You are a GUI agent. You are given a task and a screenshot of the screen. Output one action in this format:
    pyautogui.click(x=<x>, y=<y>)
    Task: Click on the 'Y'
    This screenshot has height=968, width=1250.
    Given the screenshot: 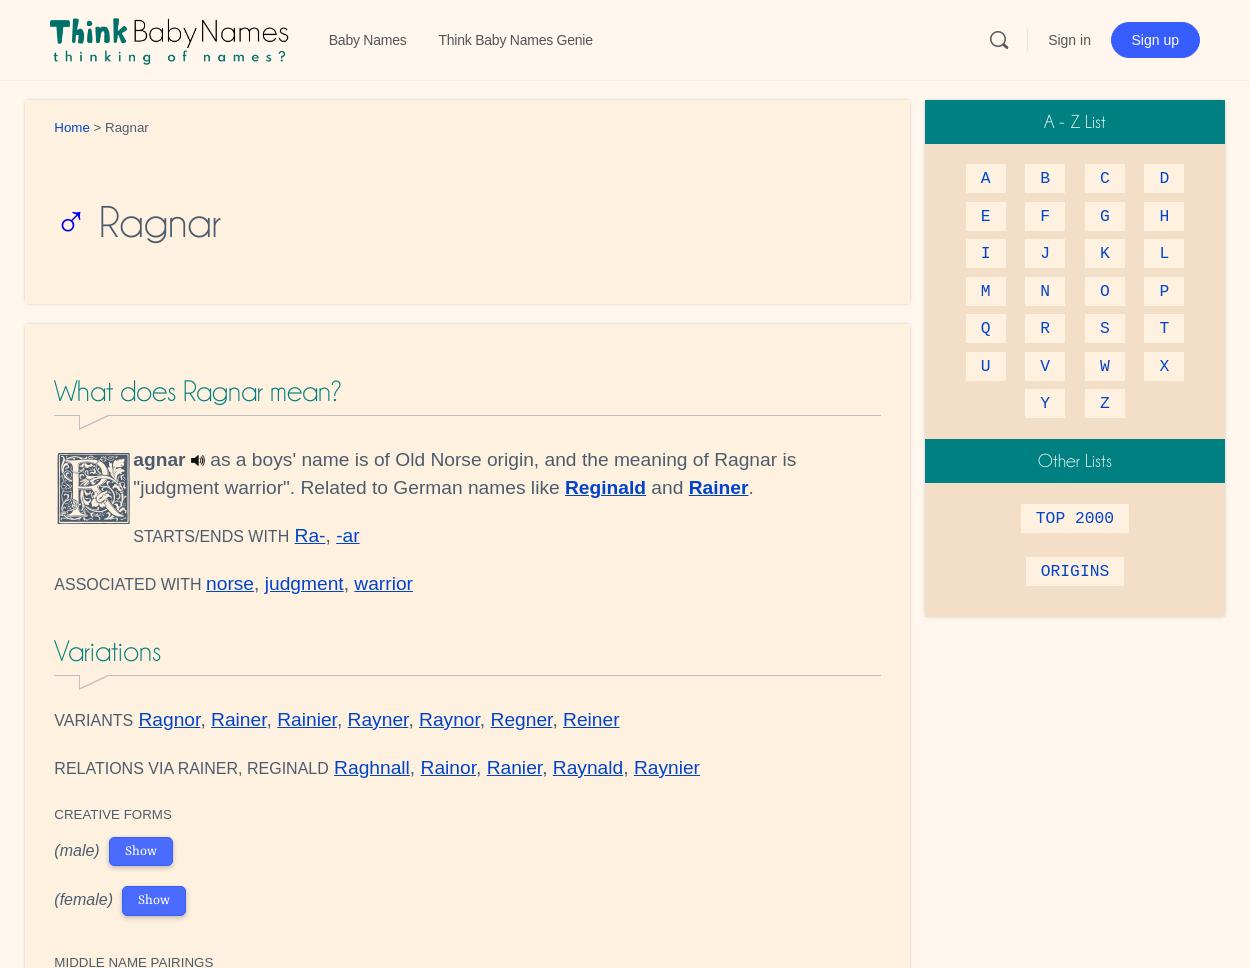 What is the action you would take?
    pyautogui.click(x=1045, y=402)
    